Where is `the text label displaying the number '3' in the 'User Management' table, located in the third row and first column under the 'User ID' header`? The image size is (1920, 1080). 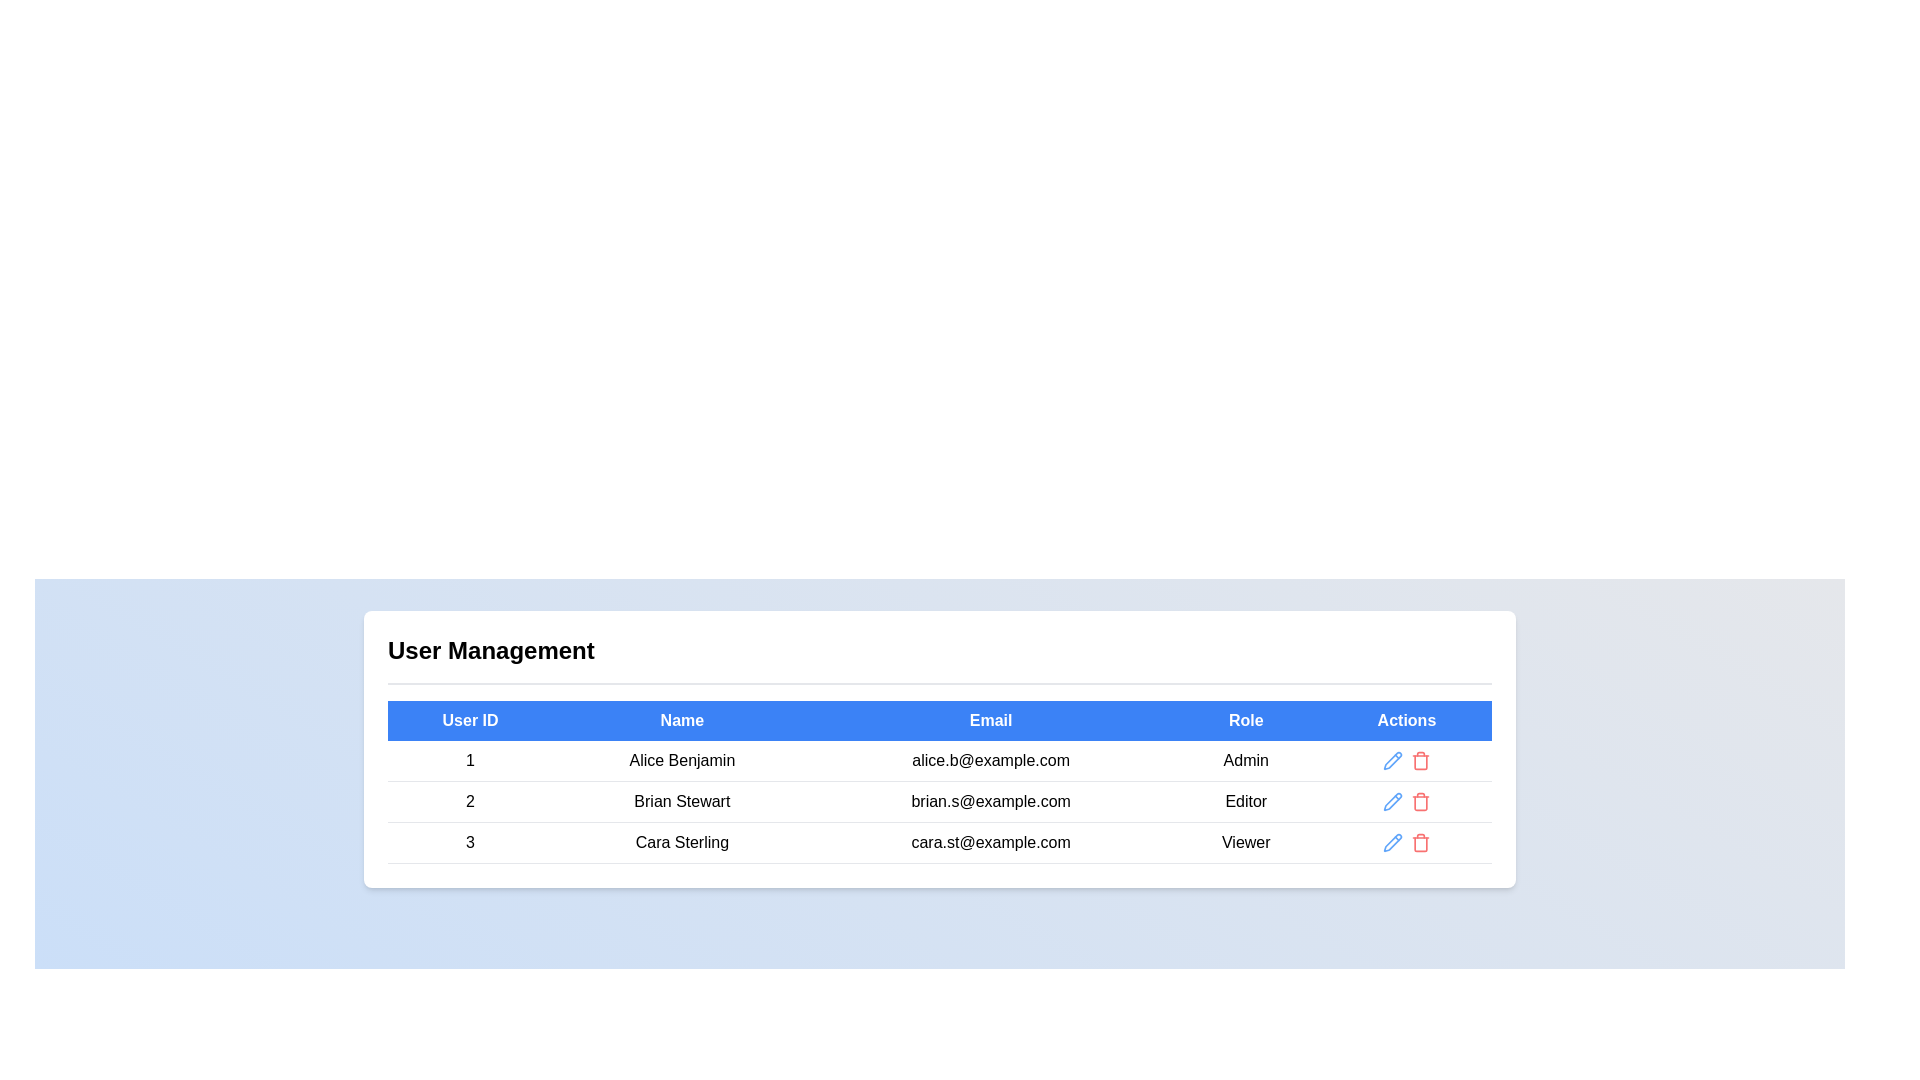 the text label displaying the number '3' in the 'User Management' table, located in the third row and first column under the 'User ID' header is located at coordinates (469, 843).